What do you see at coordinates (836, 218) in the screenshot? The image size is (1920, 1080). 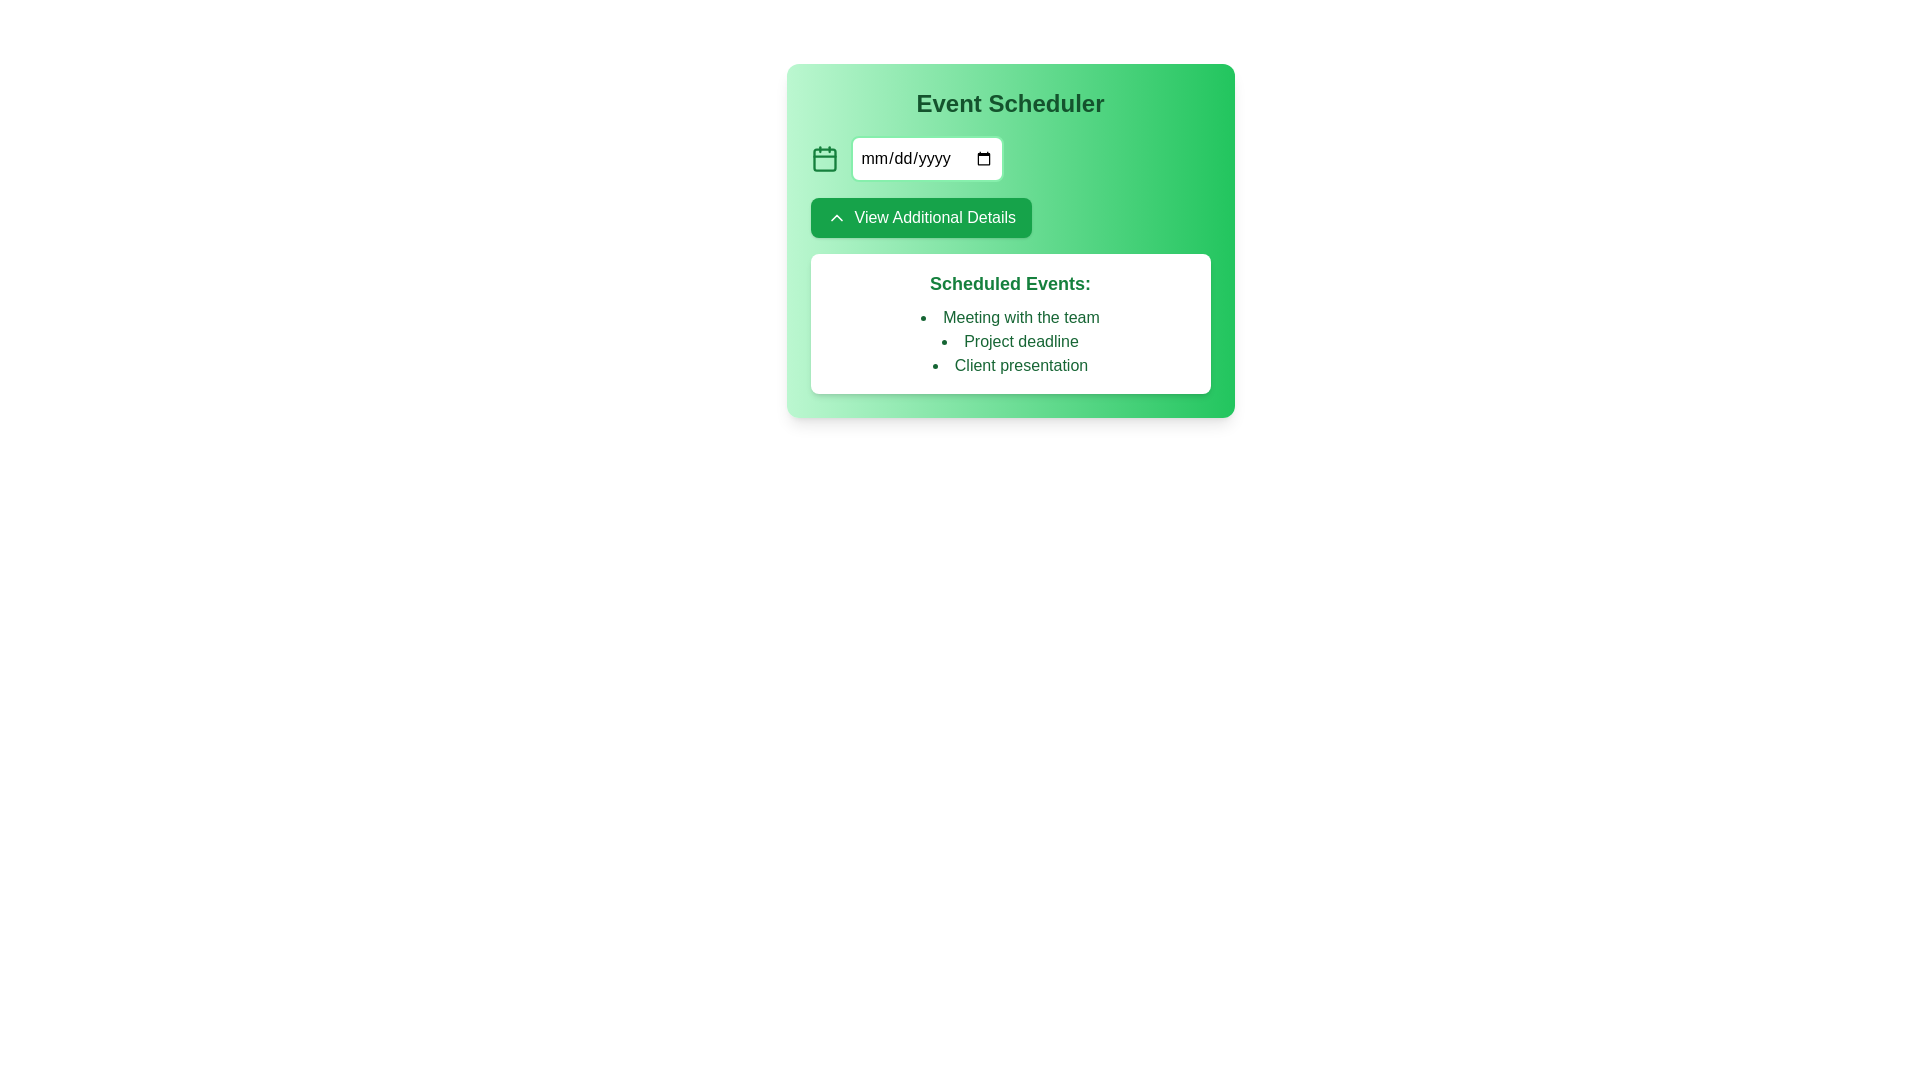 I see `the chevron icon pointing upwards, which is styled with white lines on a green background and located to the left within the 'View Additional Details' button` at bounding box center [836, 218].